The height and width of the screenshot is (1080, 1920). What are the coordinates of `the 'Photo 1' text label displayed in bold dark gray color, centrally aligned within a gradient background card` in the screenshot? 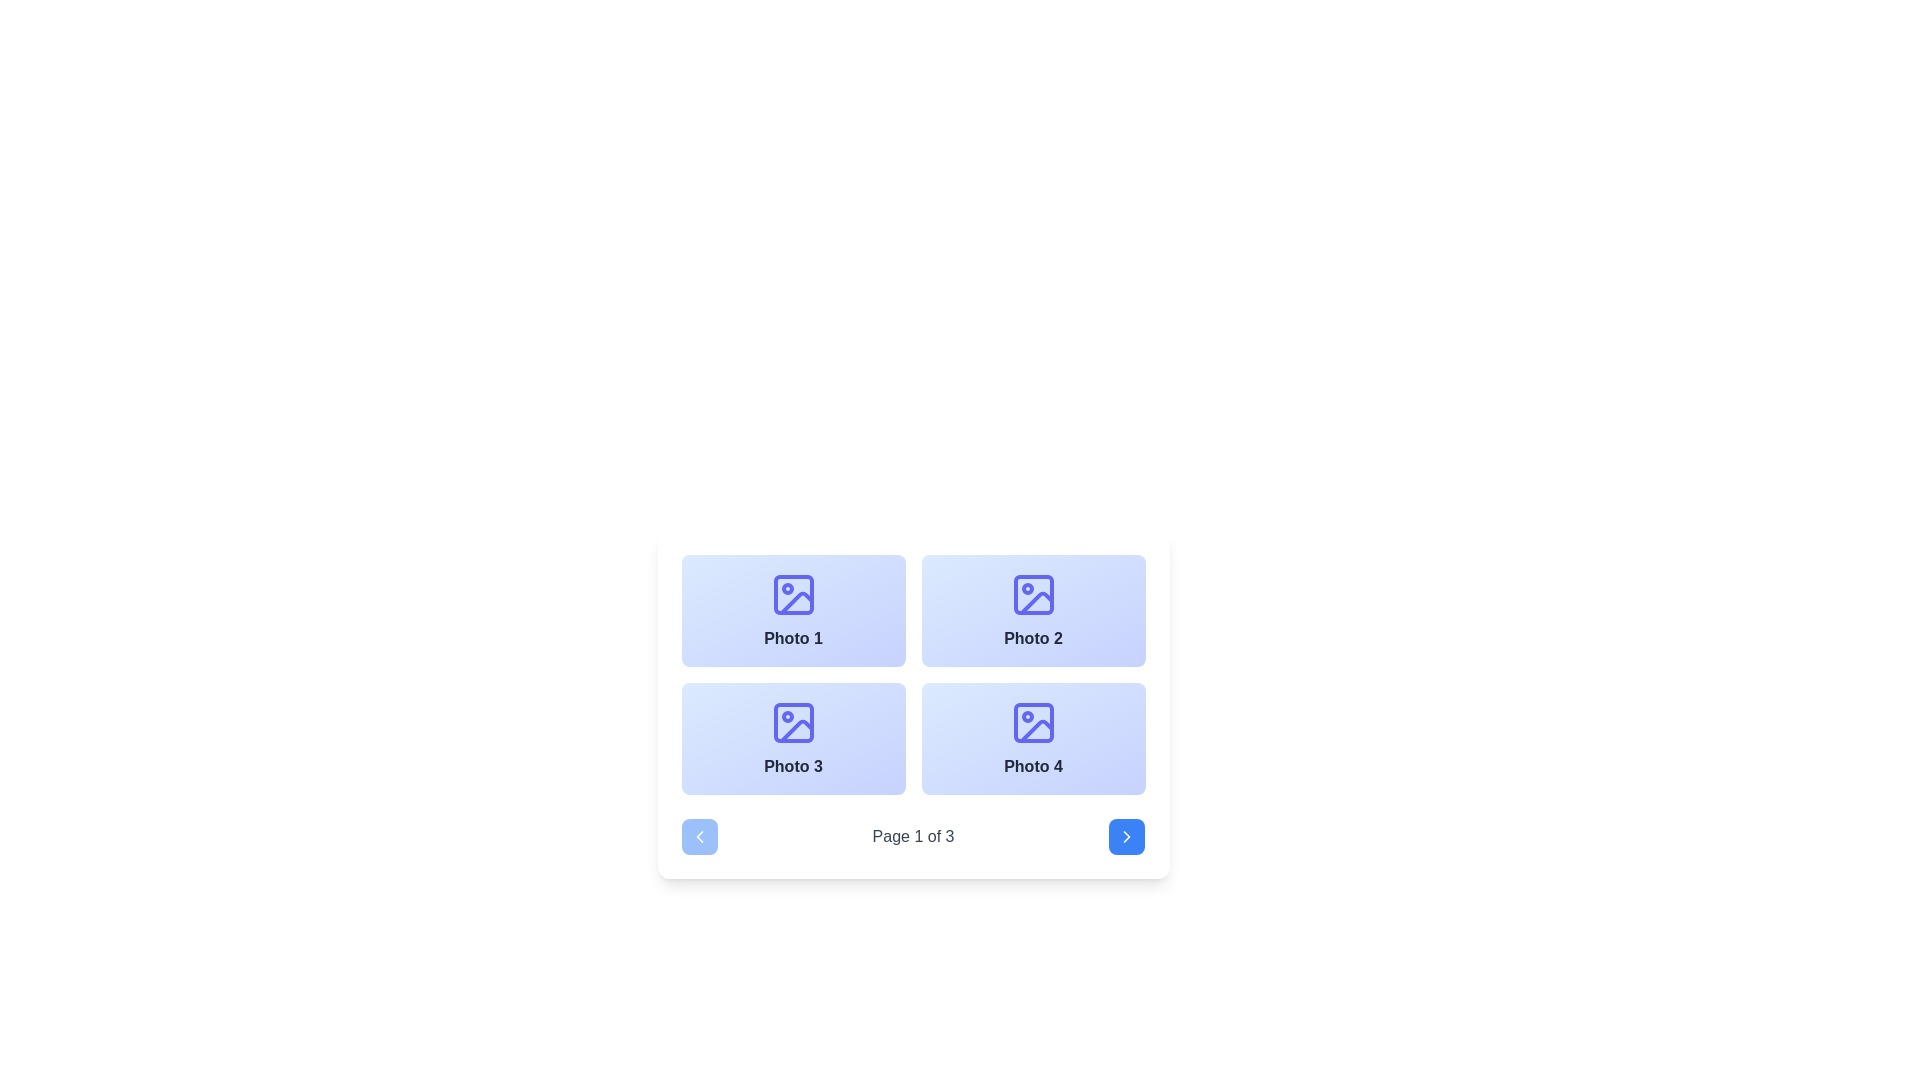 It's located at (792, 639).